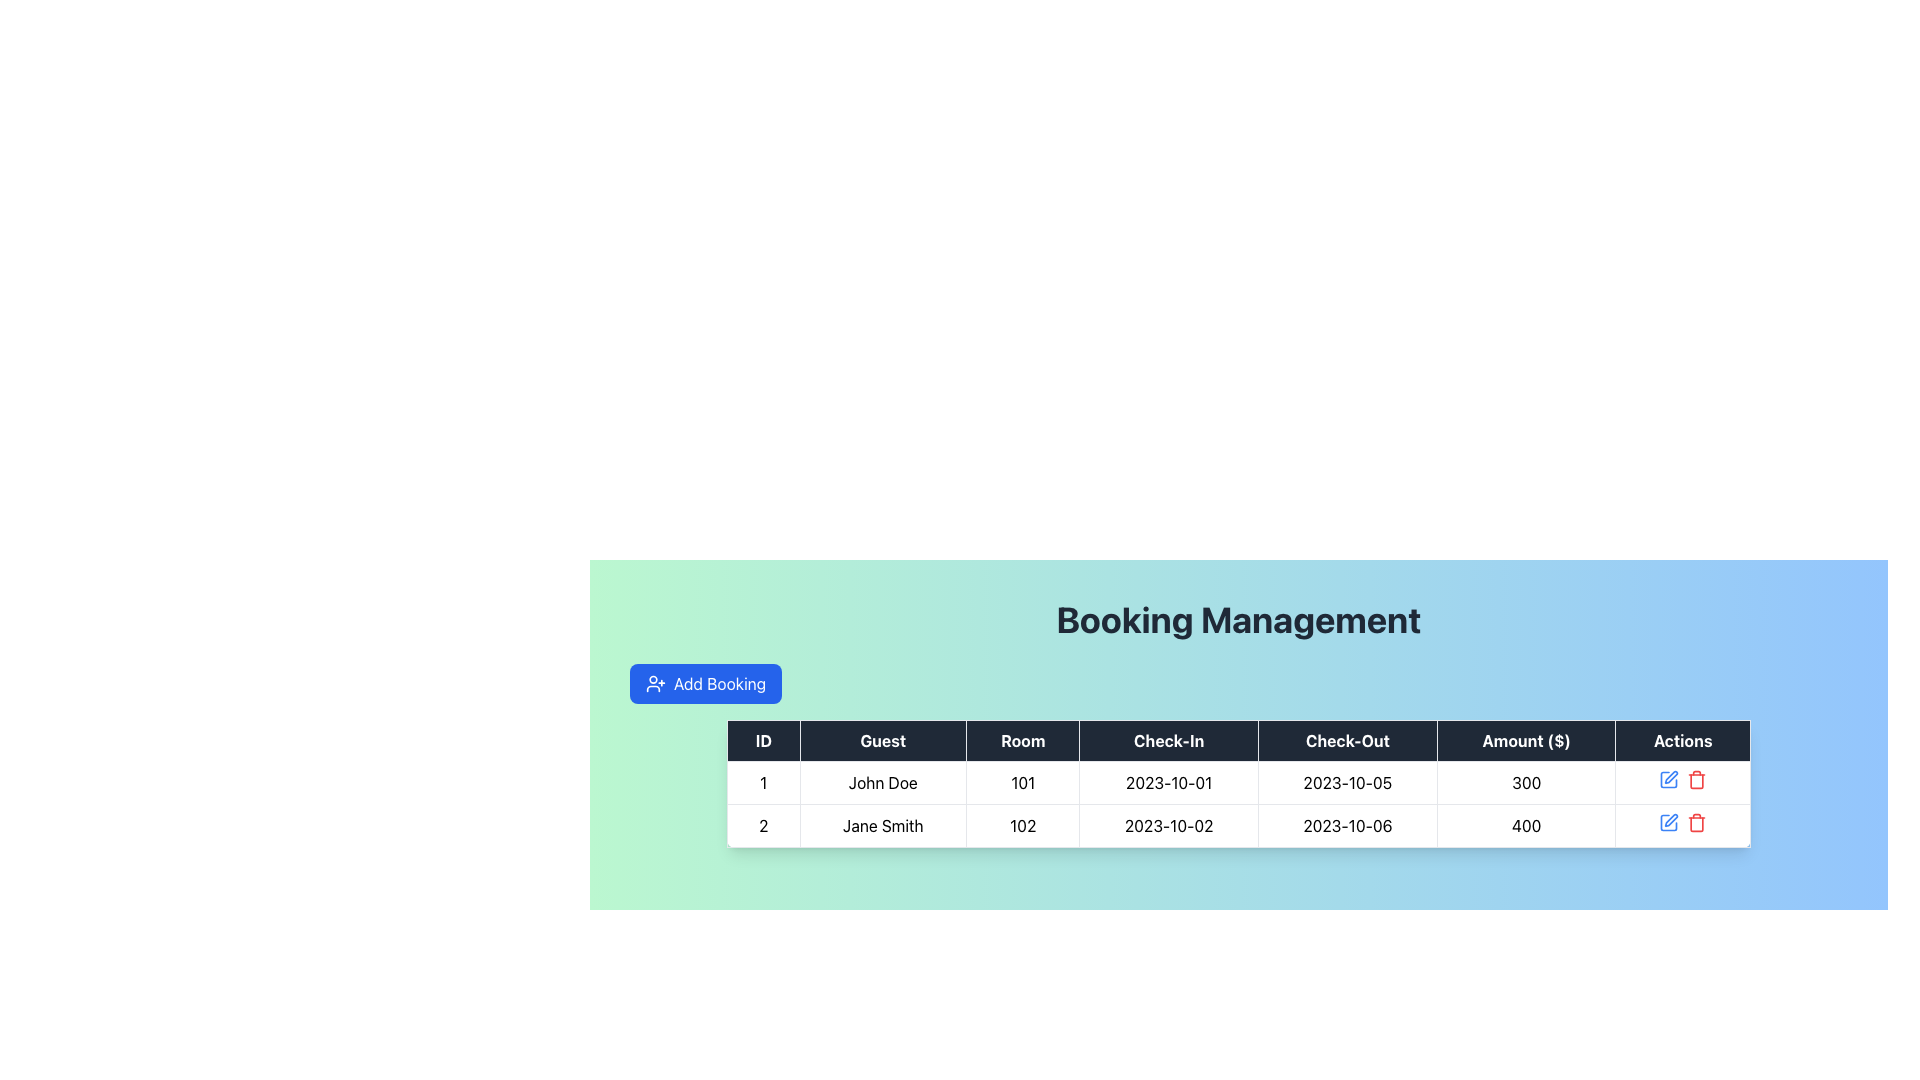 The image size is (1920, 1080). What do you see at coordinates (1237, 825) in the screenshot?
I see `the second row in the data table under the 'Booking Management' section` at bounding box center [1237, 825].